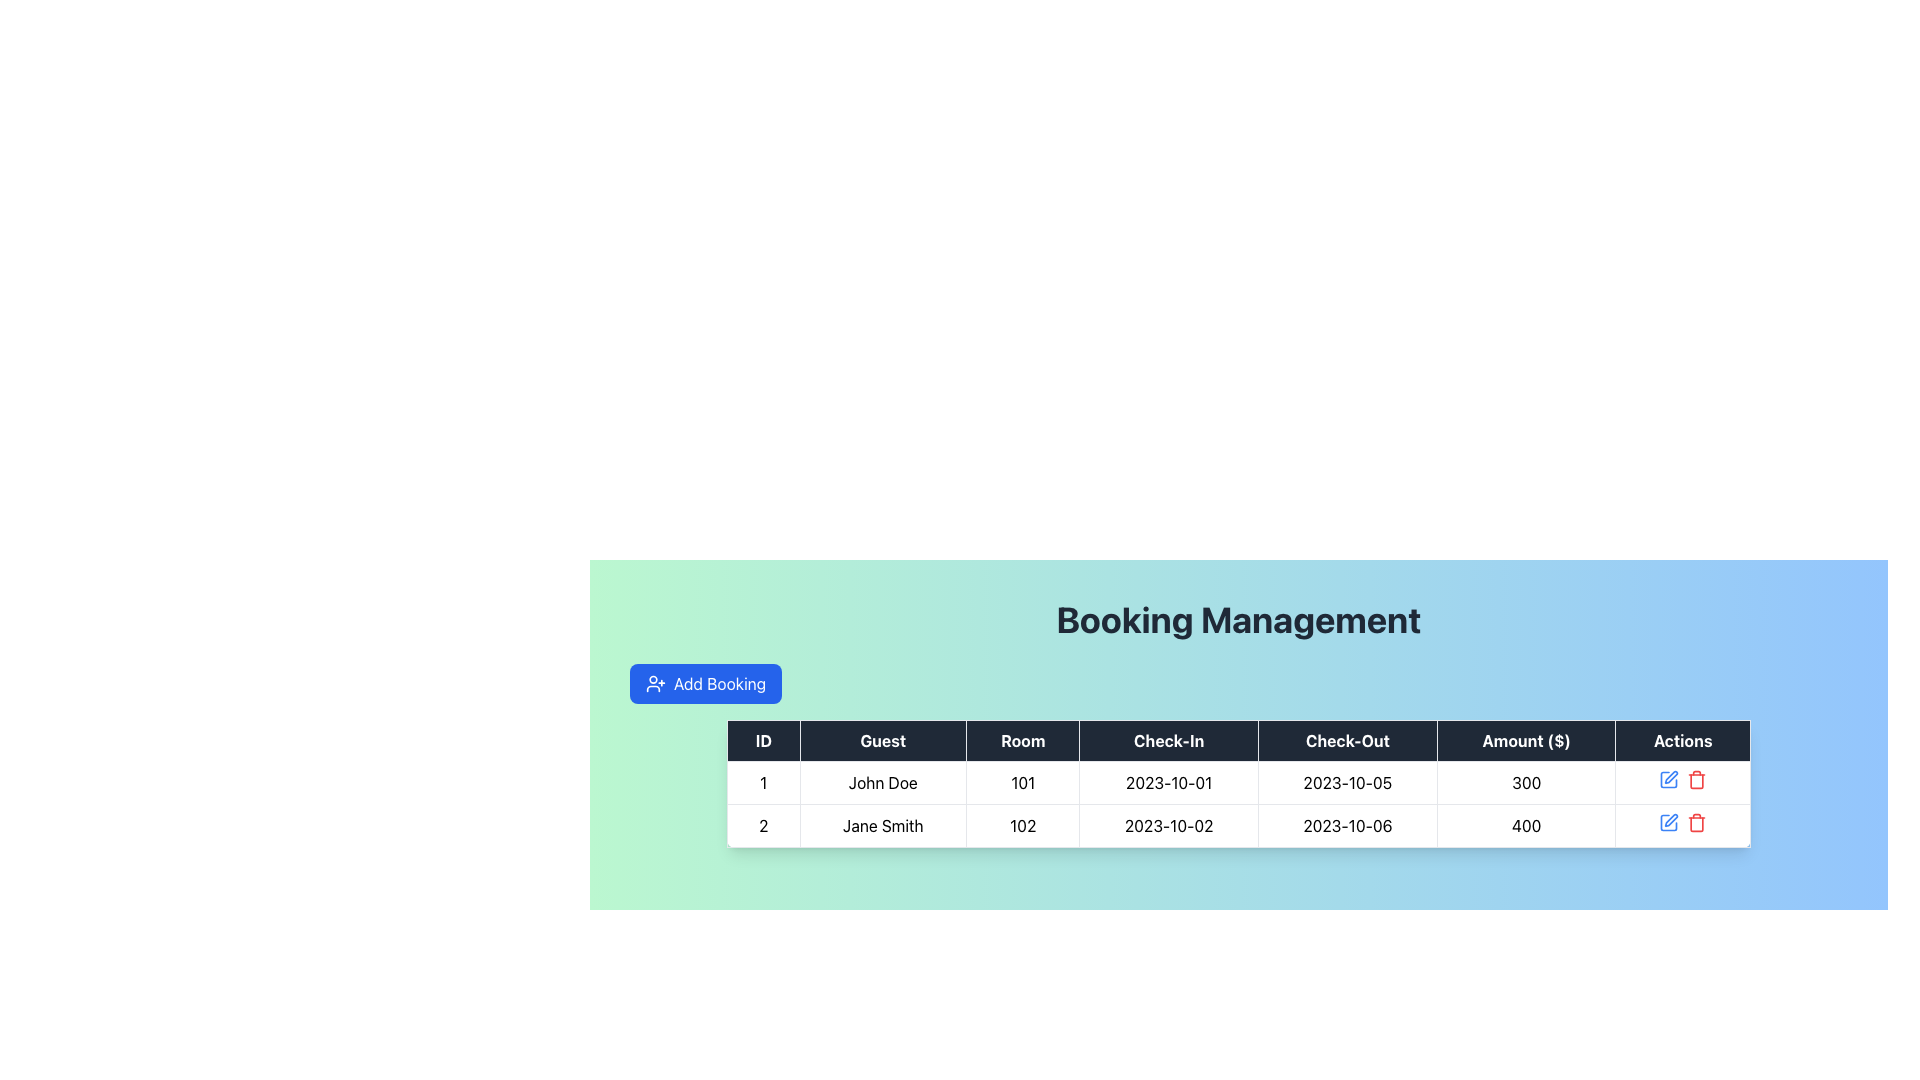 The image size is (1920, 1080). What do you see at coordinates (1237, 825) in the screenshot?
I see `the second row in the data table under the 'Booking Management' section` at bounding box center [1237, 825].